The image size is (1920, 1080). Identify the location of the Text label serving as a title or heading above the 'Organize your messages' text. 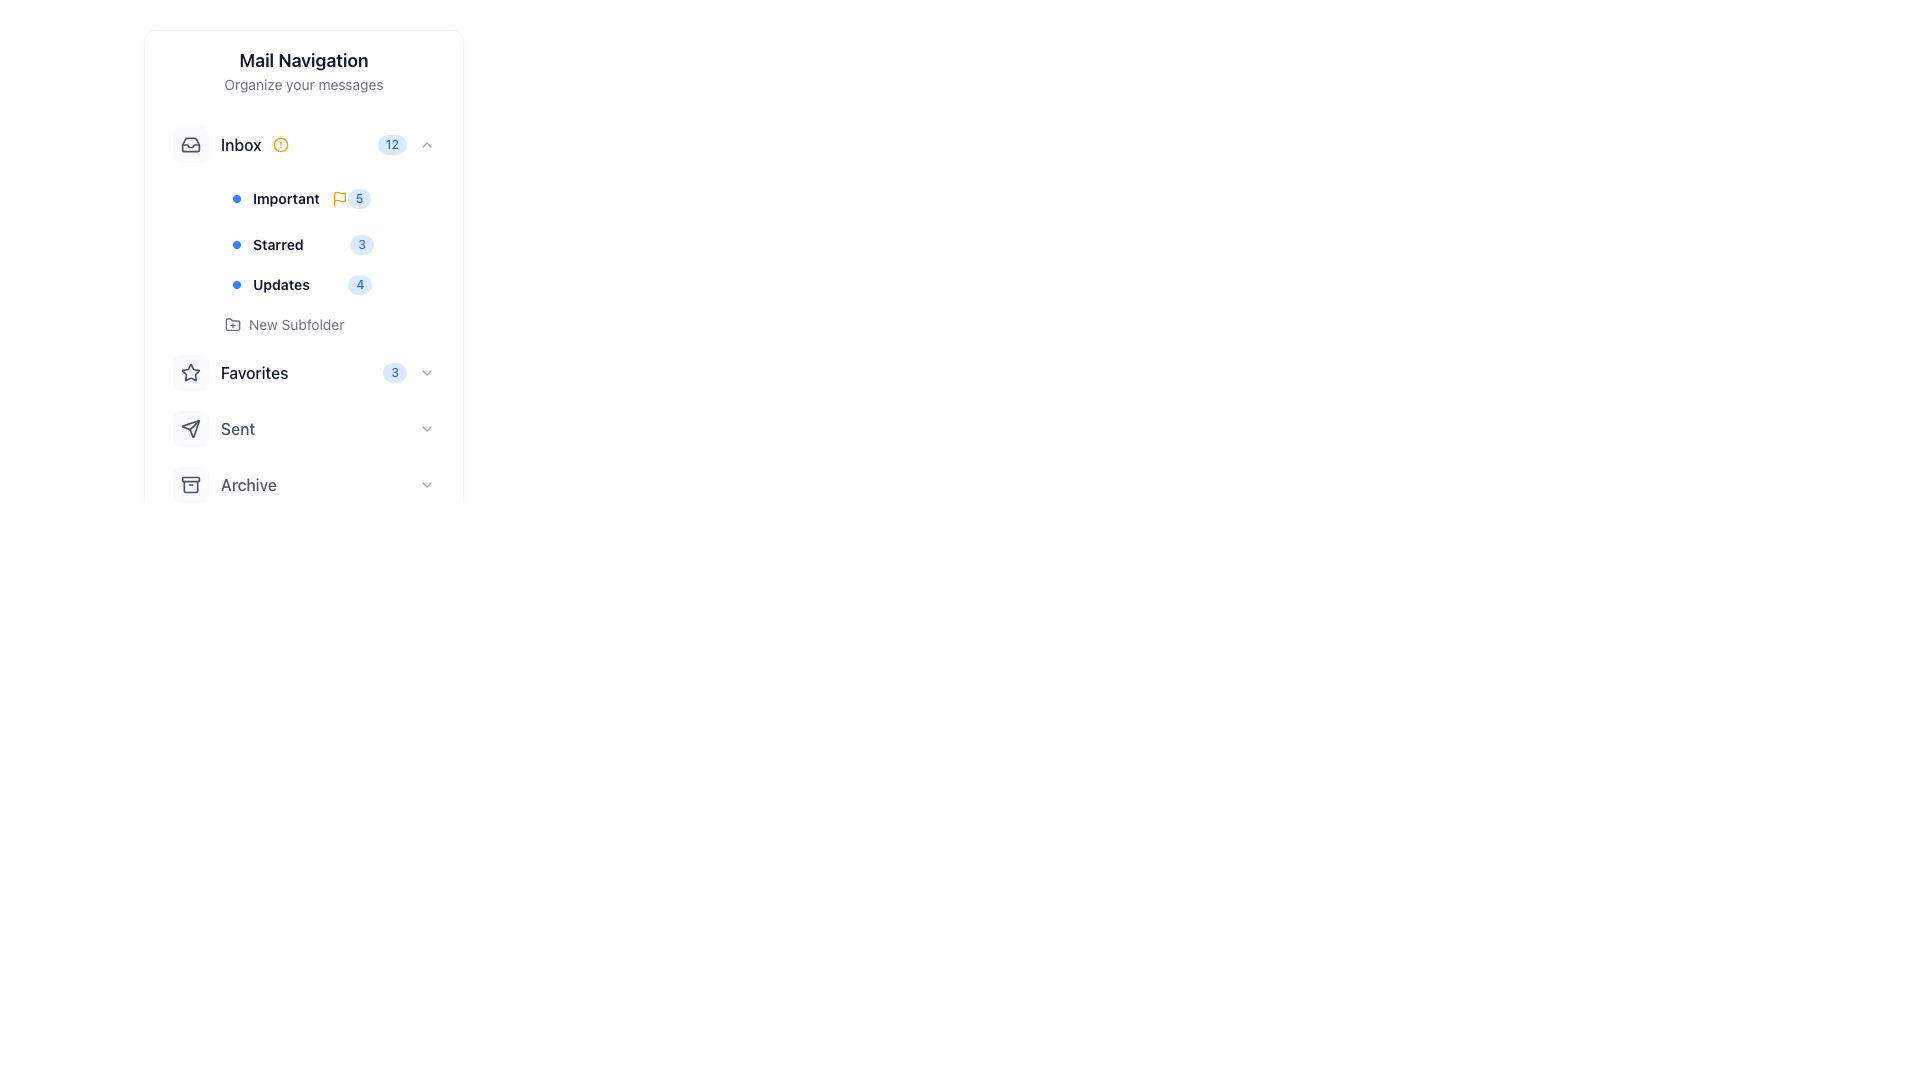
(302, 60).